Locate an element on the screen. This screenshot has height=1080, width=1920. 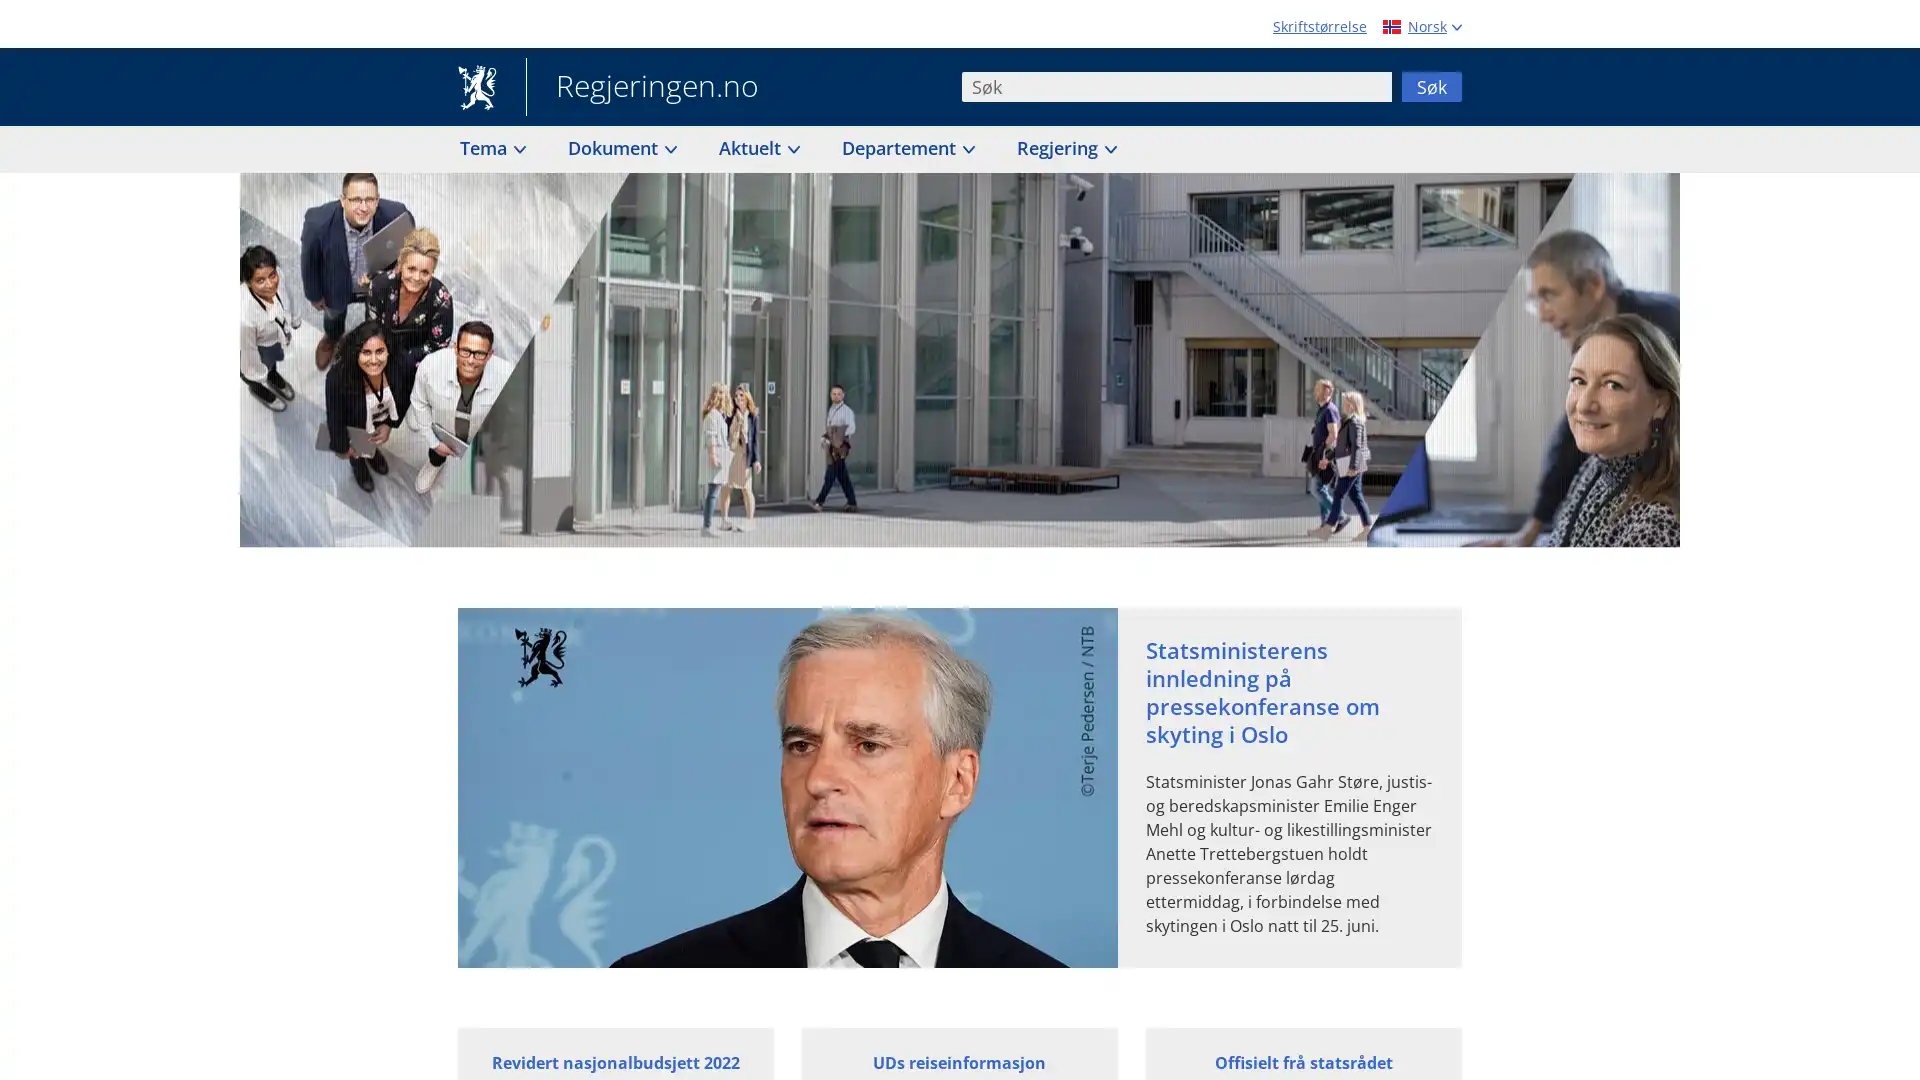
Aktuelt is located at coordinates (757, 147).